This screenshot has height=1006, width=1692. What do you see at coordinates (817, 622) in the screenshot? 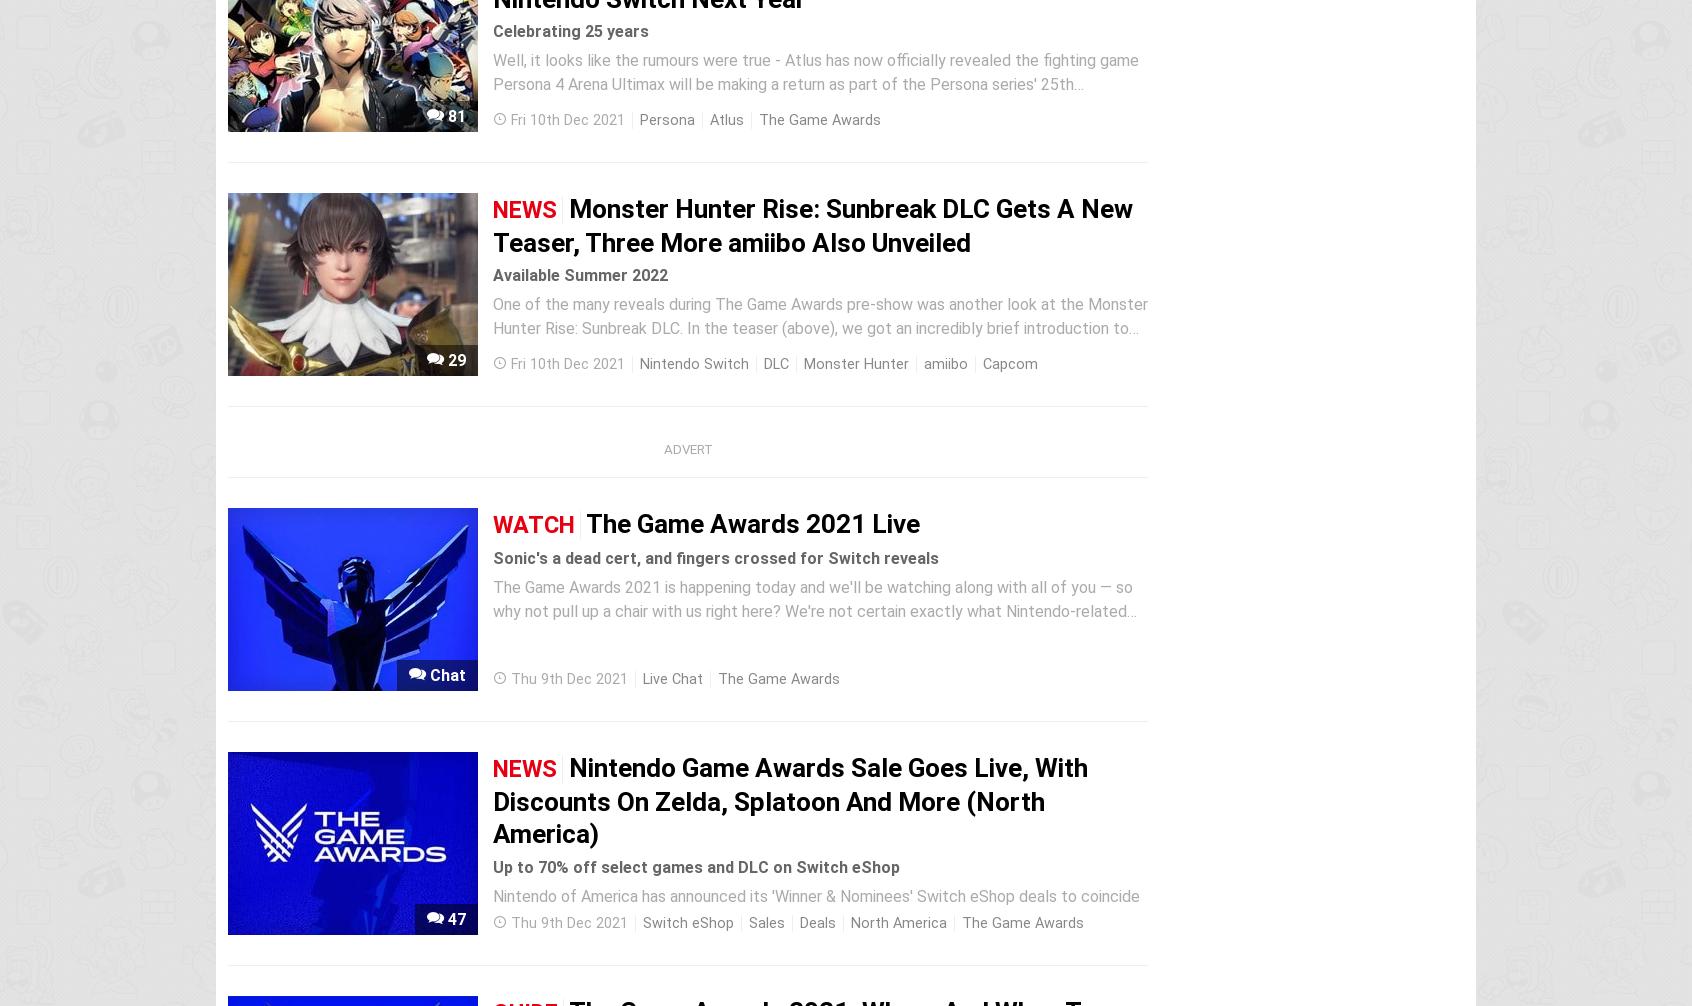
I see `'The Game Awards 2021 is happening today and we'll be watching along with all of you — so why not pull up a chair with us right here? 
We're not certain exactly what Nintendo-related announcements we'll see this year, but there's sure to be a juicy morsel or two alongside the awards...'` at bounding box center [817, 622].